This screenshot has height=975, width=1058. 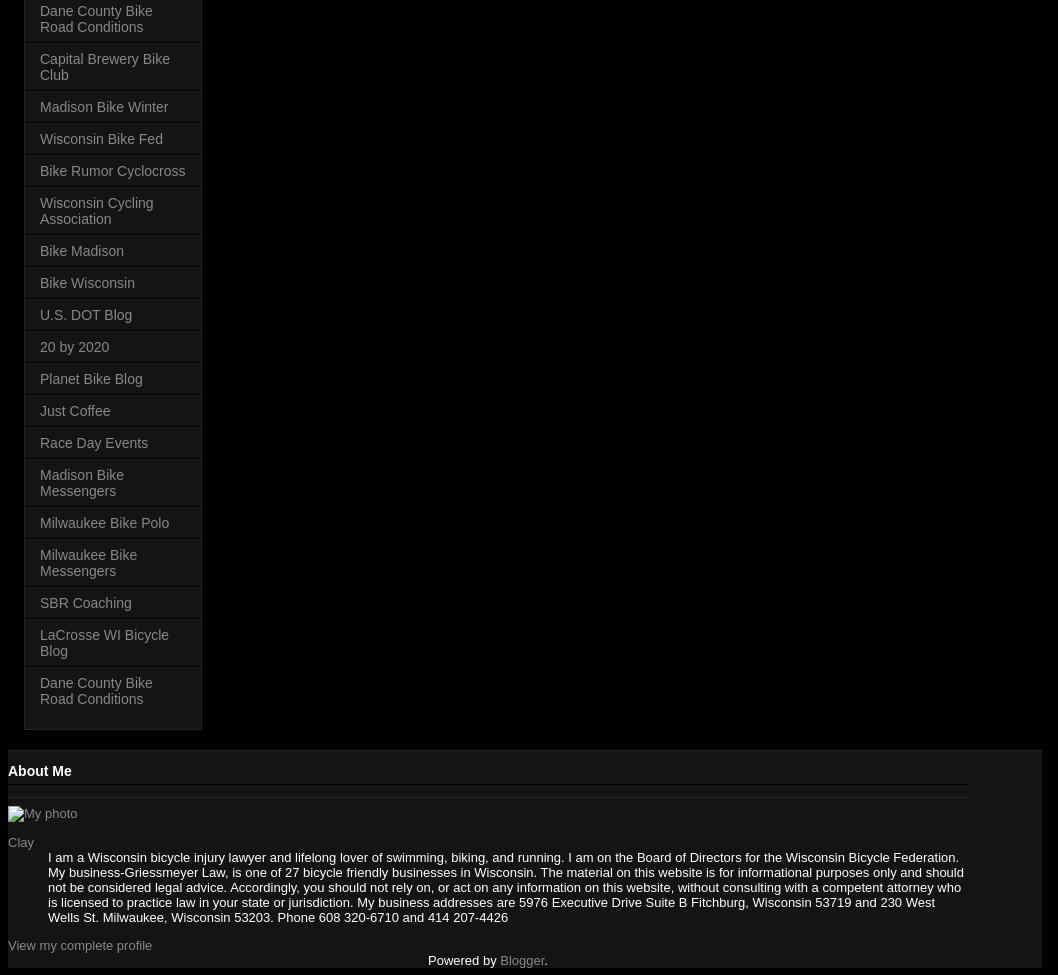 What do you see at coordinates (39, 409) in the screenshot?
I see `'Just Coffee'` at bounding box center [39, 409].